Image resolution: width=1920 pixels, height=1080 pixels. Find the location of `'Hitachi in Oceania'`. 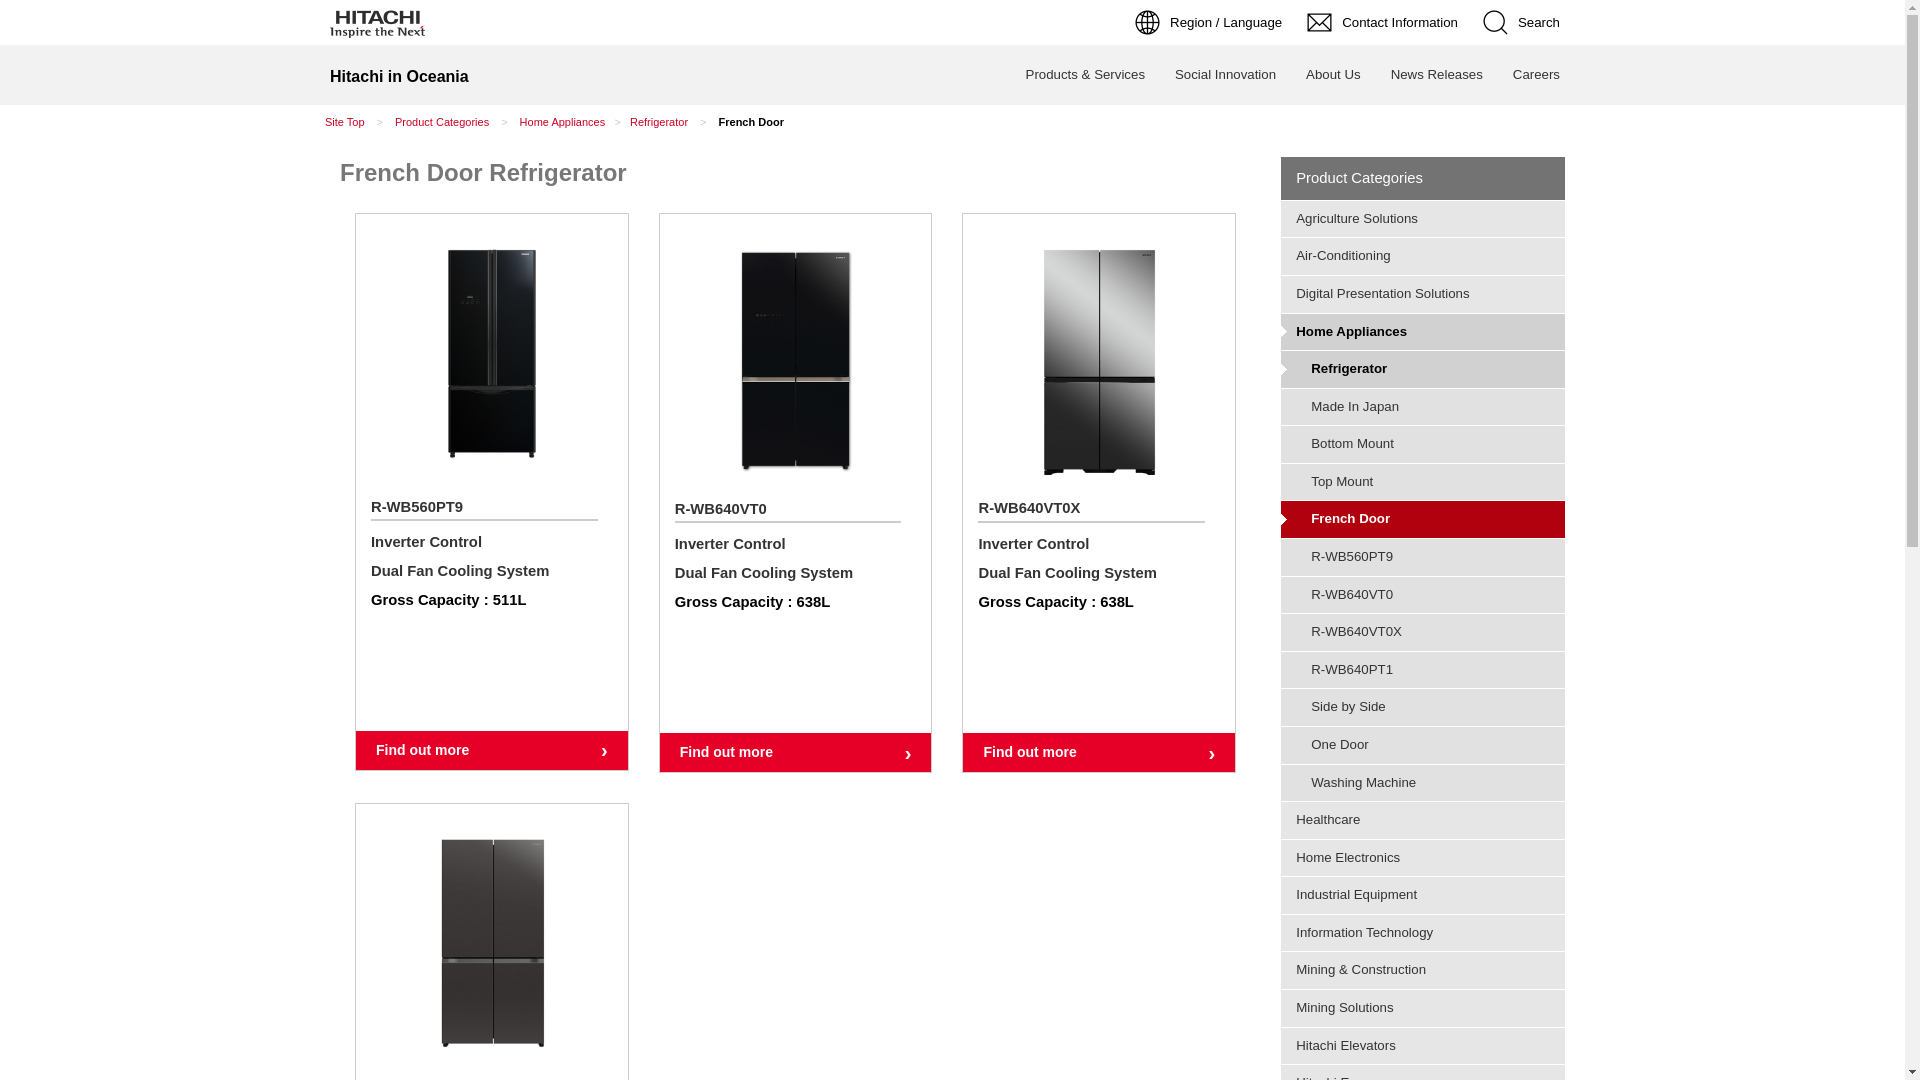

'Hitachi in Oceania' is located at coordinates (399, 73).